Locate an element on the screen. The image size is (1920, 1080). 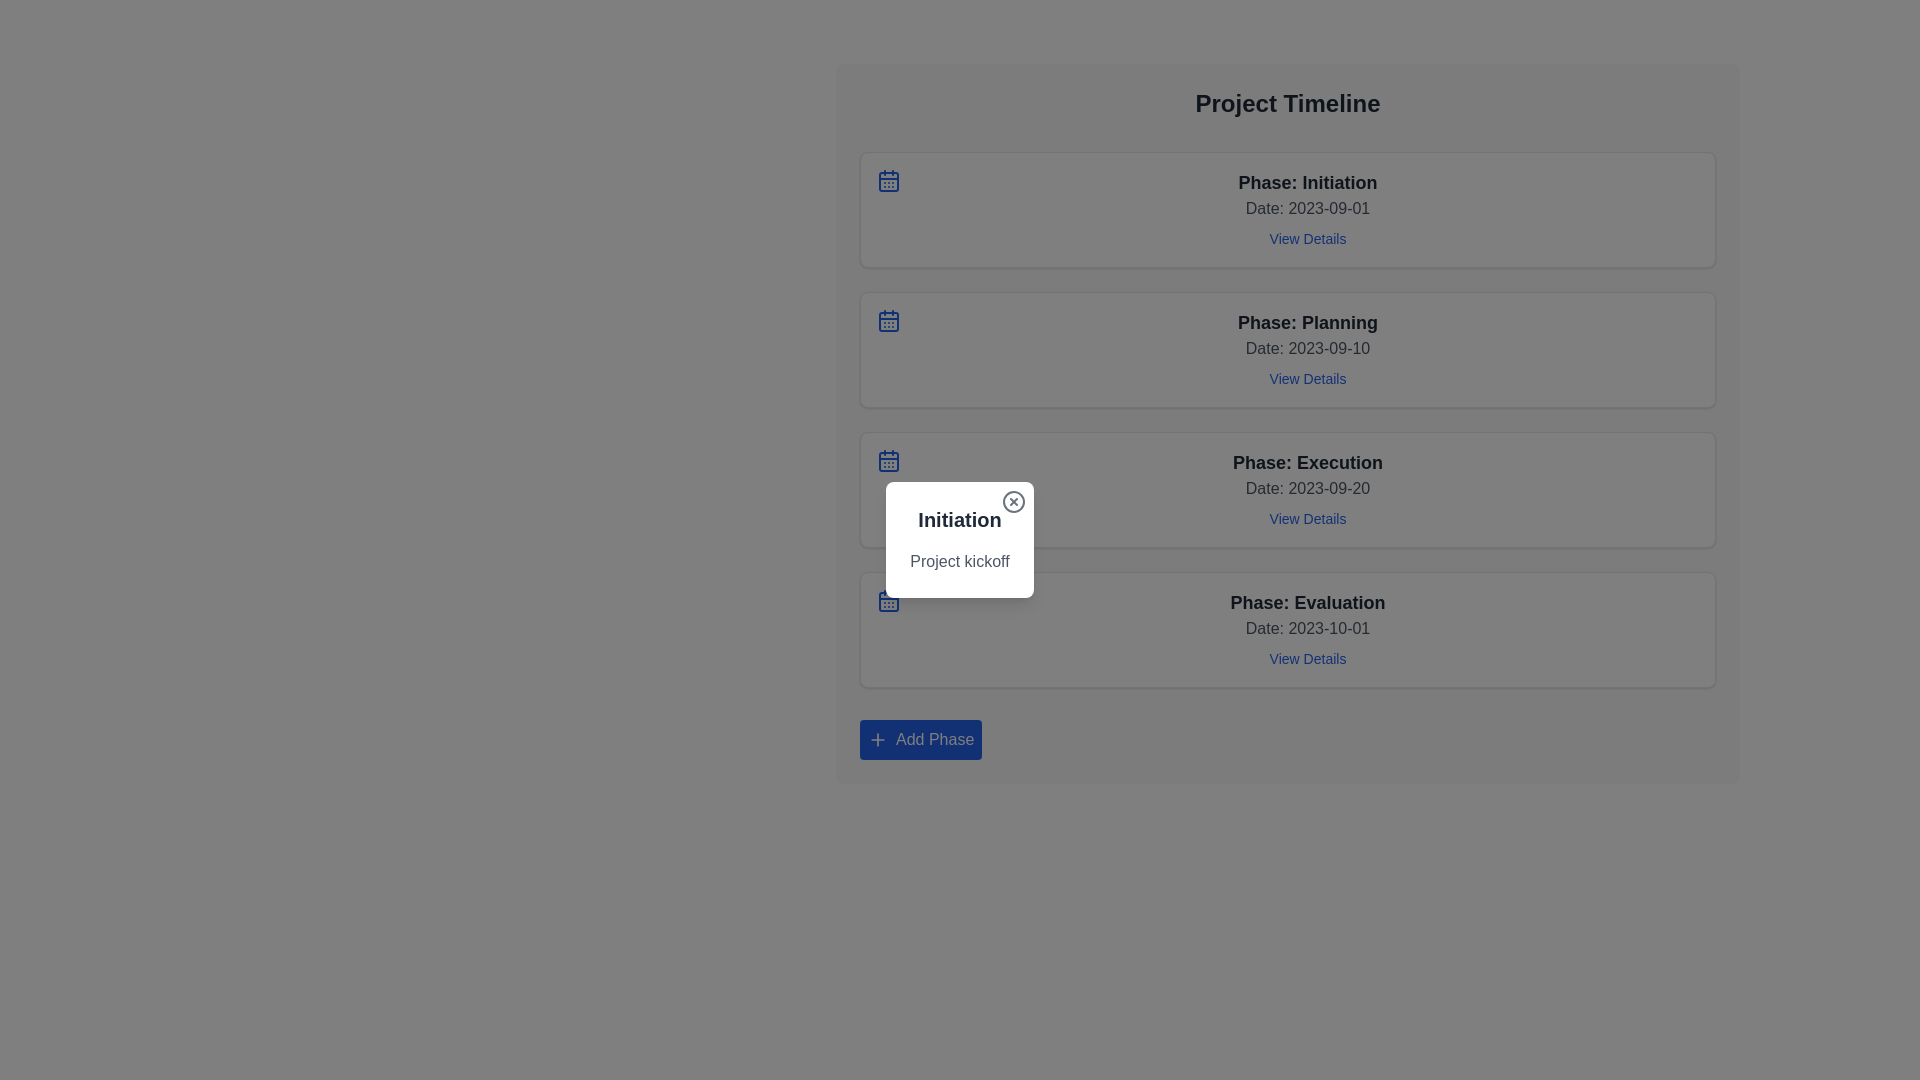
the 'View Details' hyperlink, which is styled in a small, blue-colored font with an underline effect, located in the bottom-right portion of the details box for 'Phase: Planning' and 'Date: 2023-09-10' is located at coordinates (1308, 378).